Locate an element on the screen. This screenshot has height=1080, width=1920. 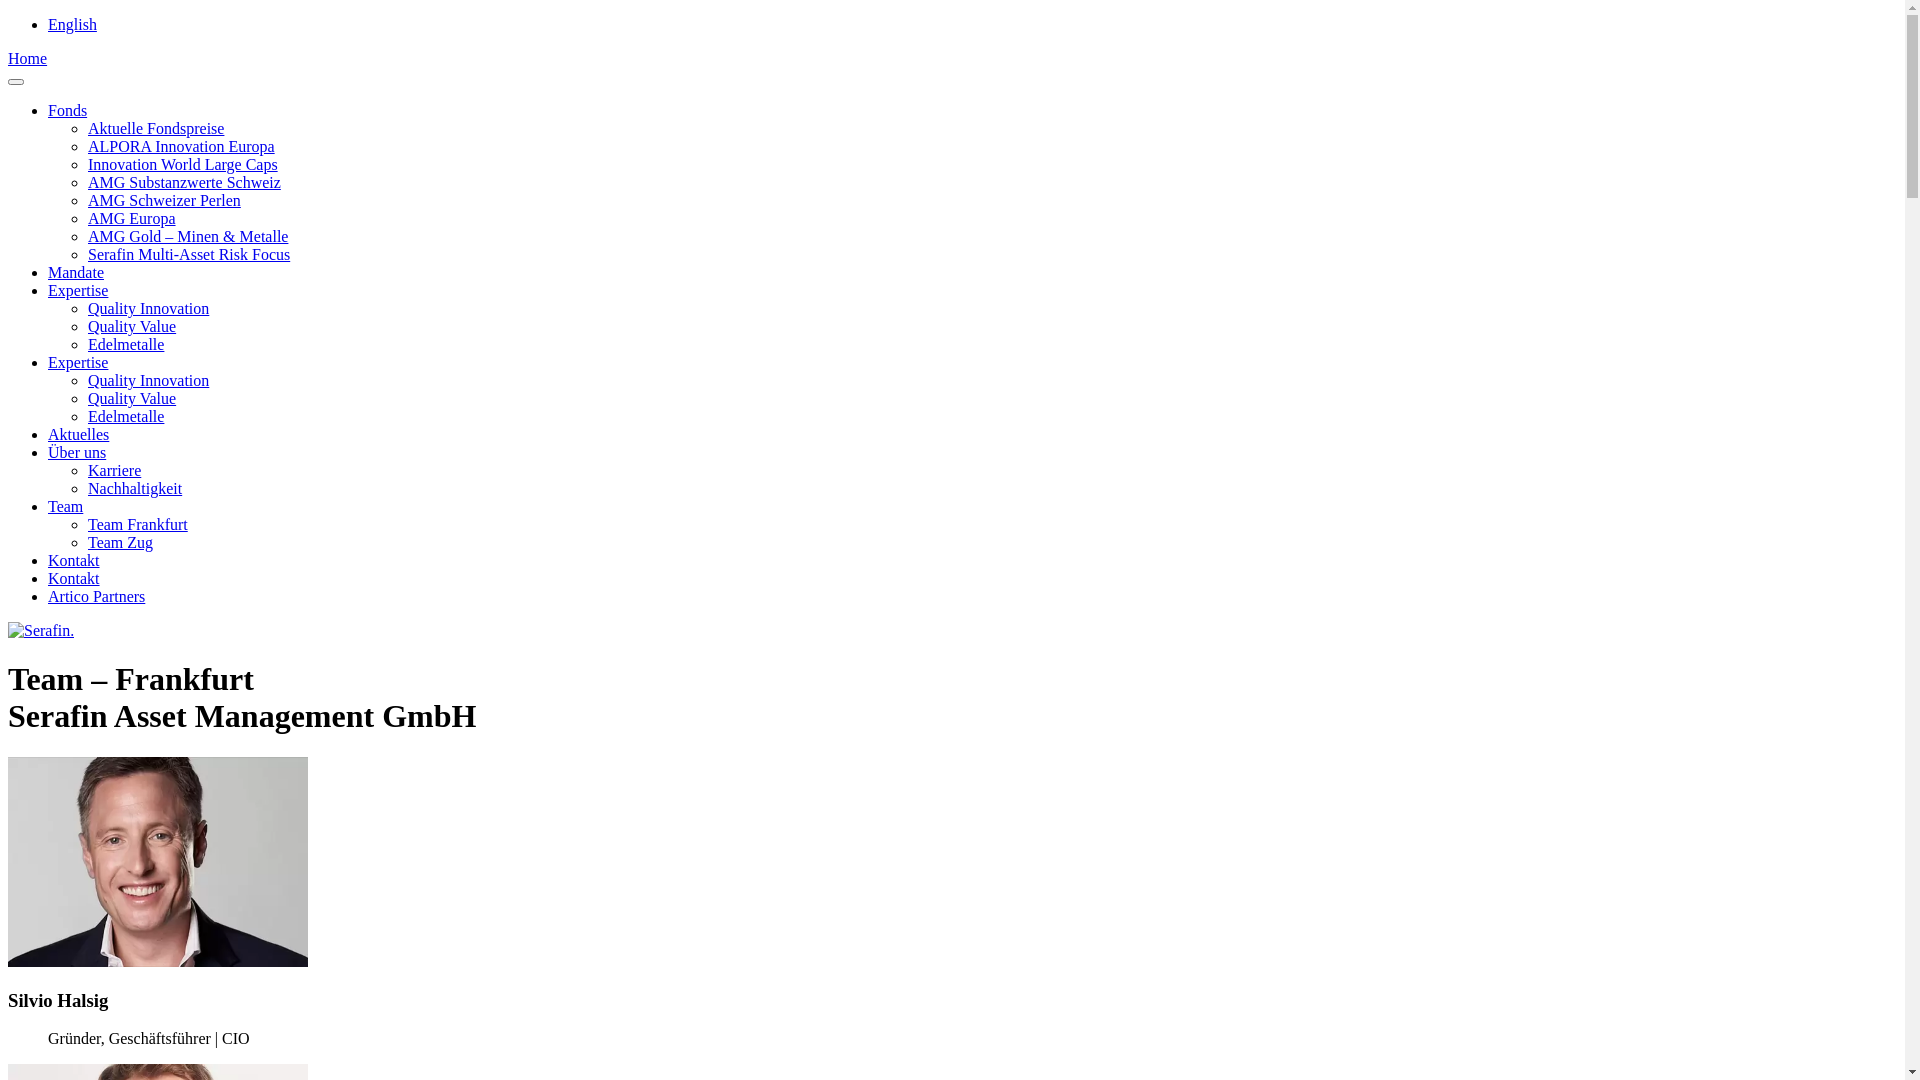
'Artico Partners' is located at coordinates (95, 595).